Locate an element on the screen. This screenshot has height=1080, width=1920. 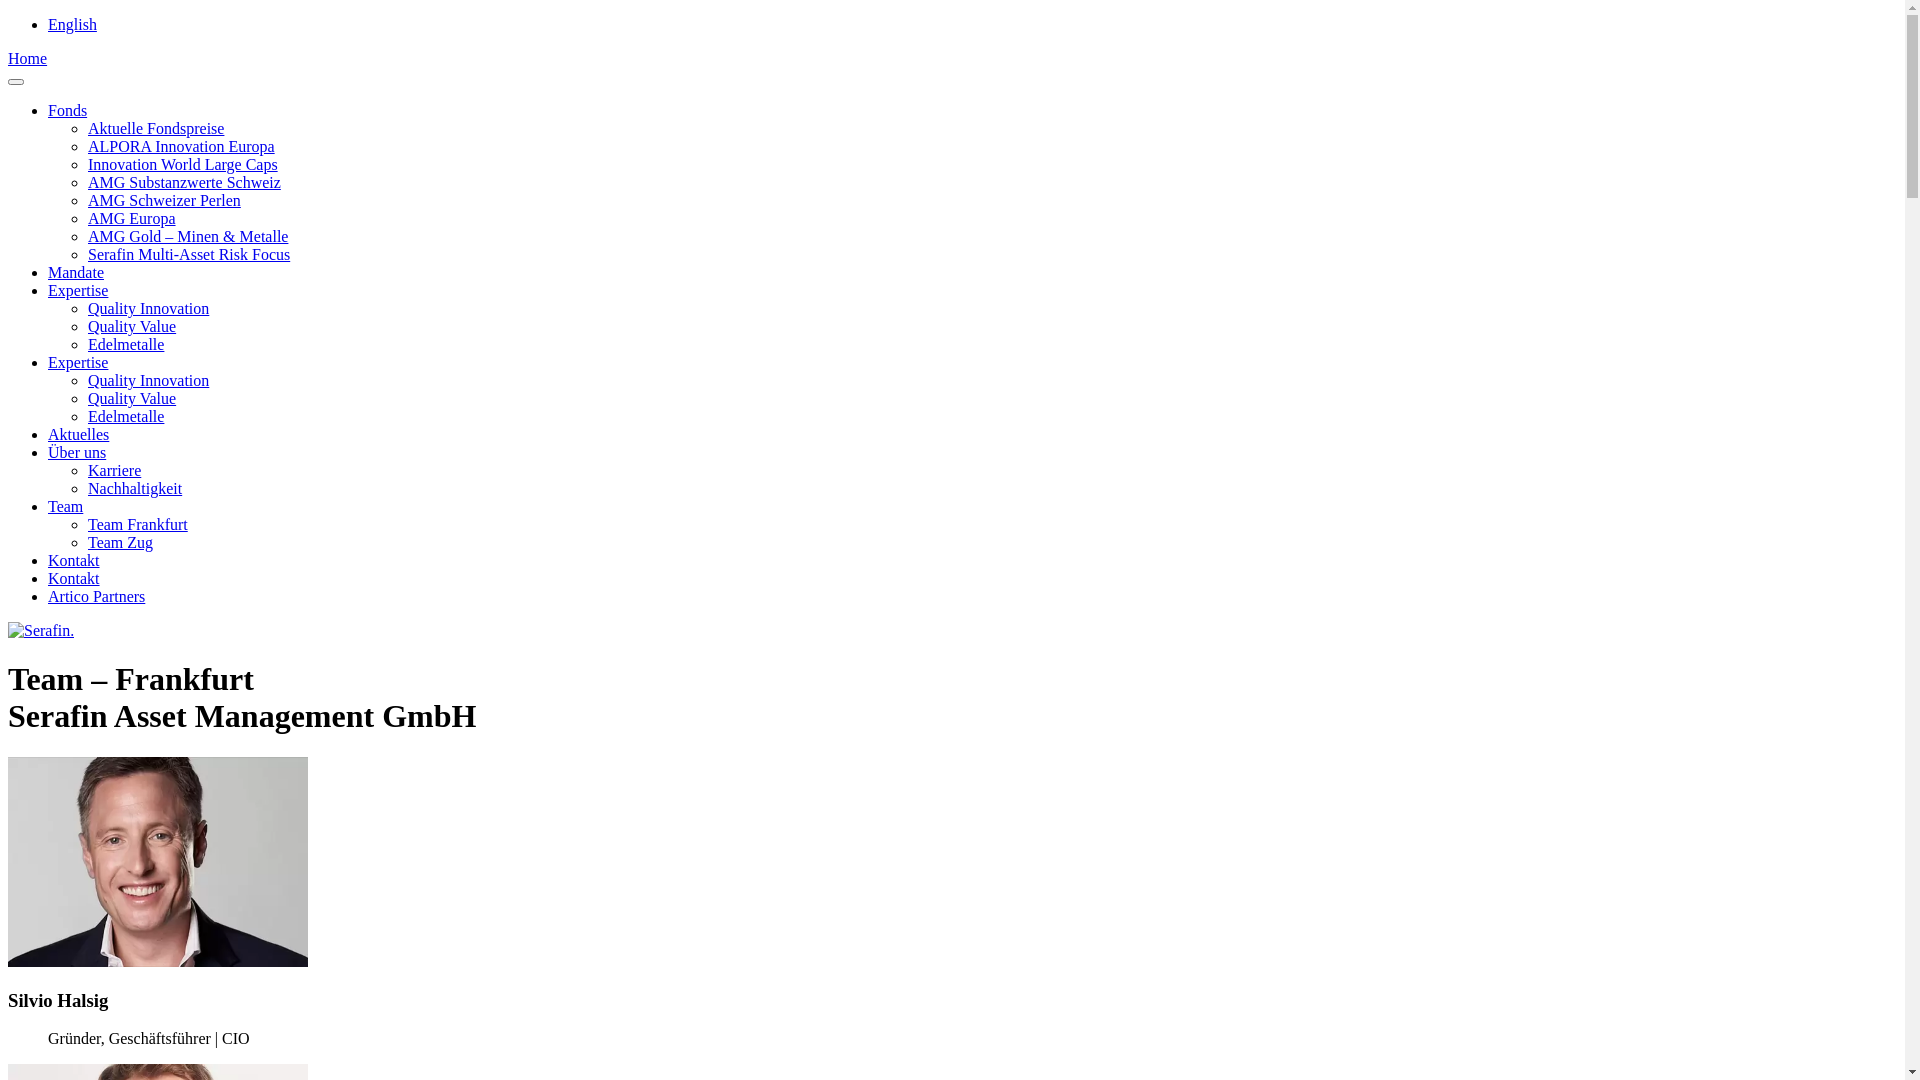
'Artico Partners' is located at coordinates (95, 595).